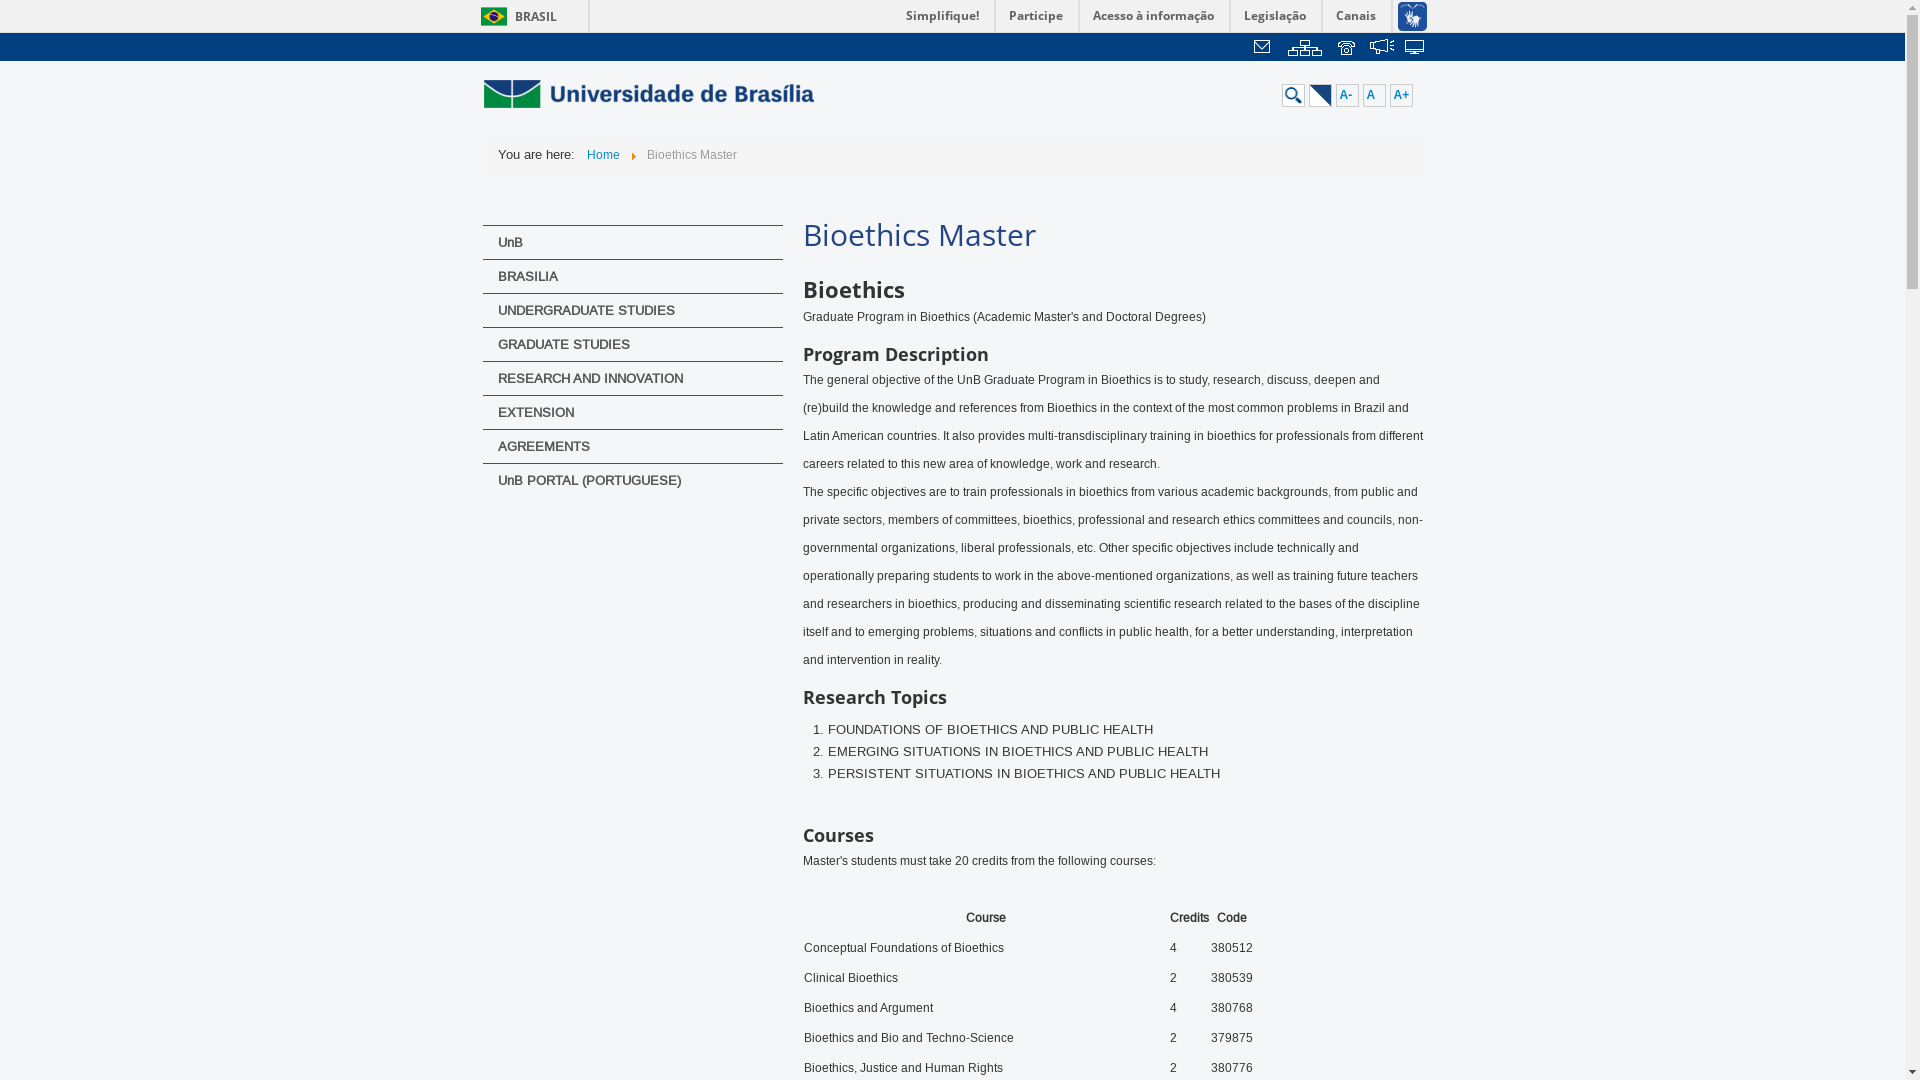 This screenshot has width=1920, height=1080. What do you see at coordinates (514, 16) in the screenshot?
I see `'BRASIL'` at bounding box center [514, 16].